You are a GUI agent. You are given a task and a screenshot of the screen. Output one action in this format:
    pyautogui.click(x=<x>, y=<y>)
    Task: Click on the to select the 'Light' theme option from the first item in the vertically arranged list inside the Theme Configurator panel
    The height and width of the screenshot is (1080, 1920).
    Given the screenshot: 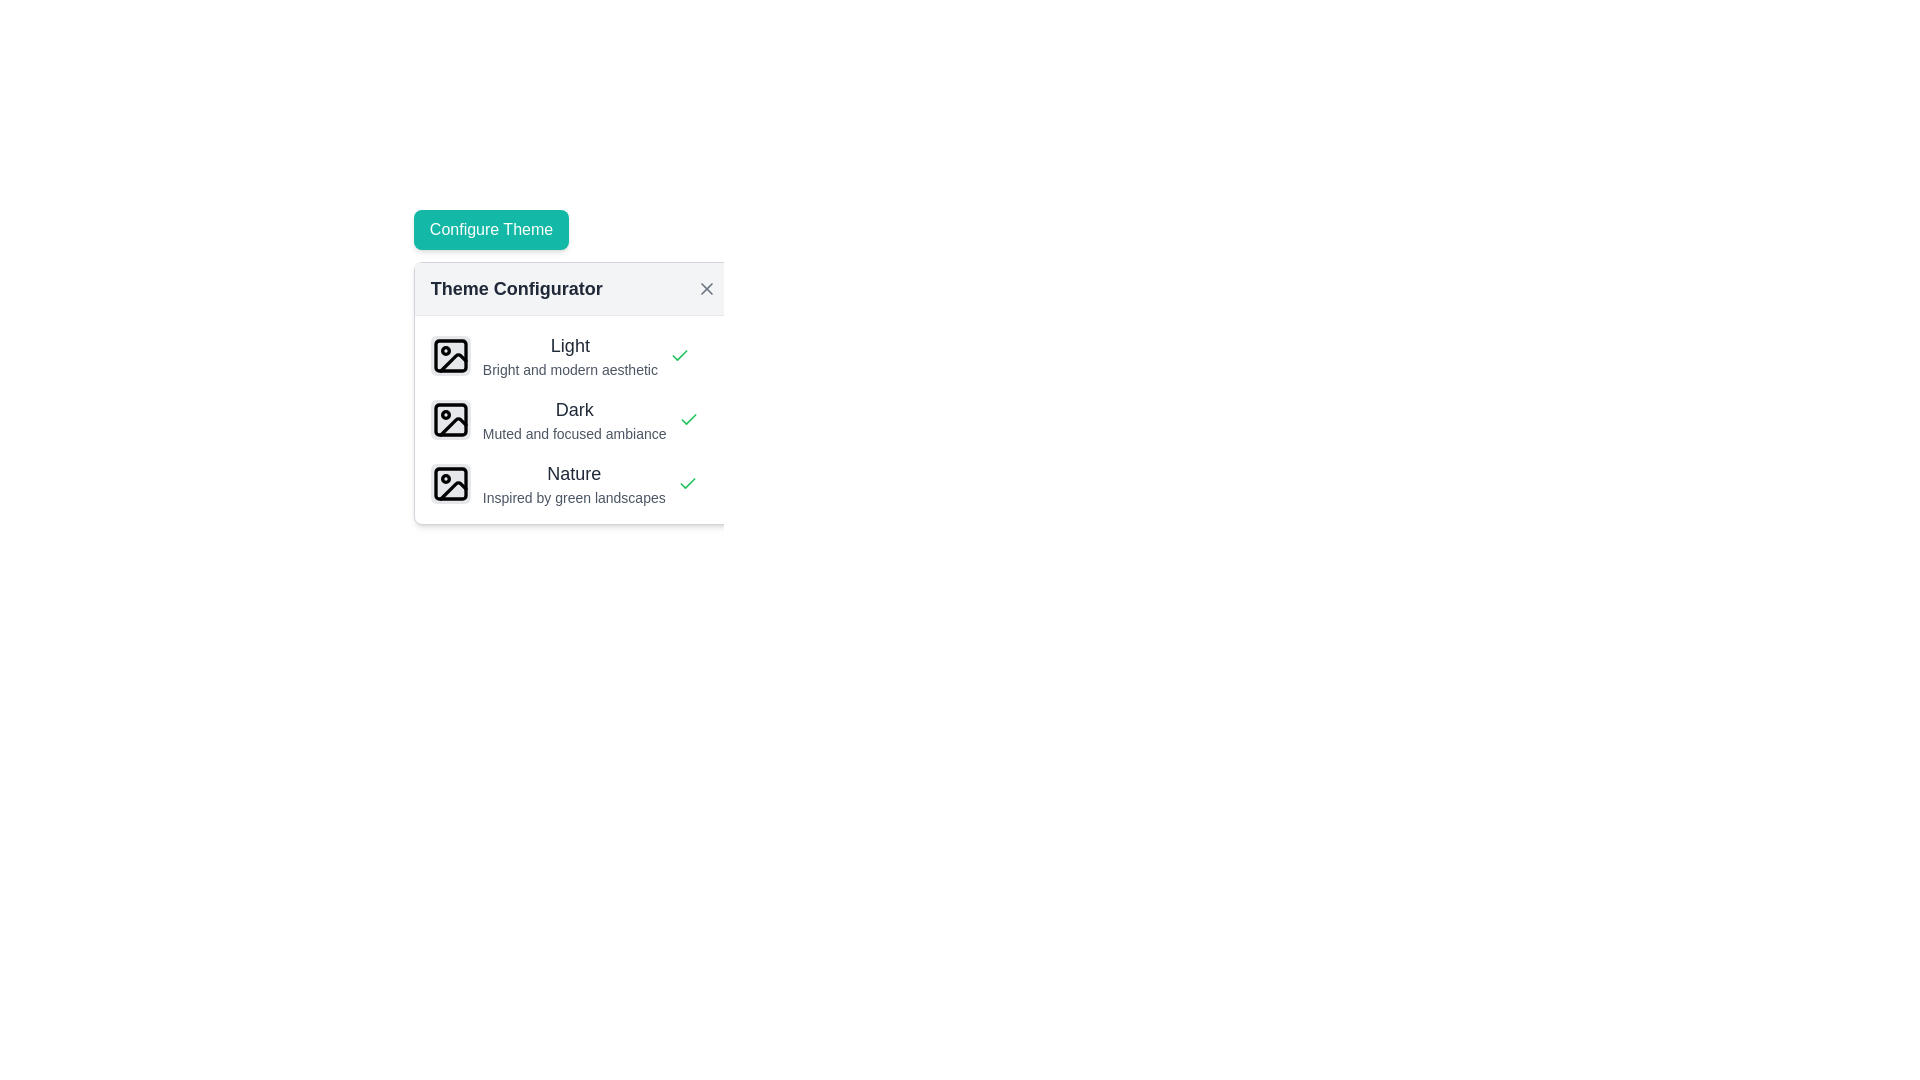 What is the action you would take?
    pyautogui.click(x=572, y=354)
    